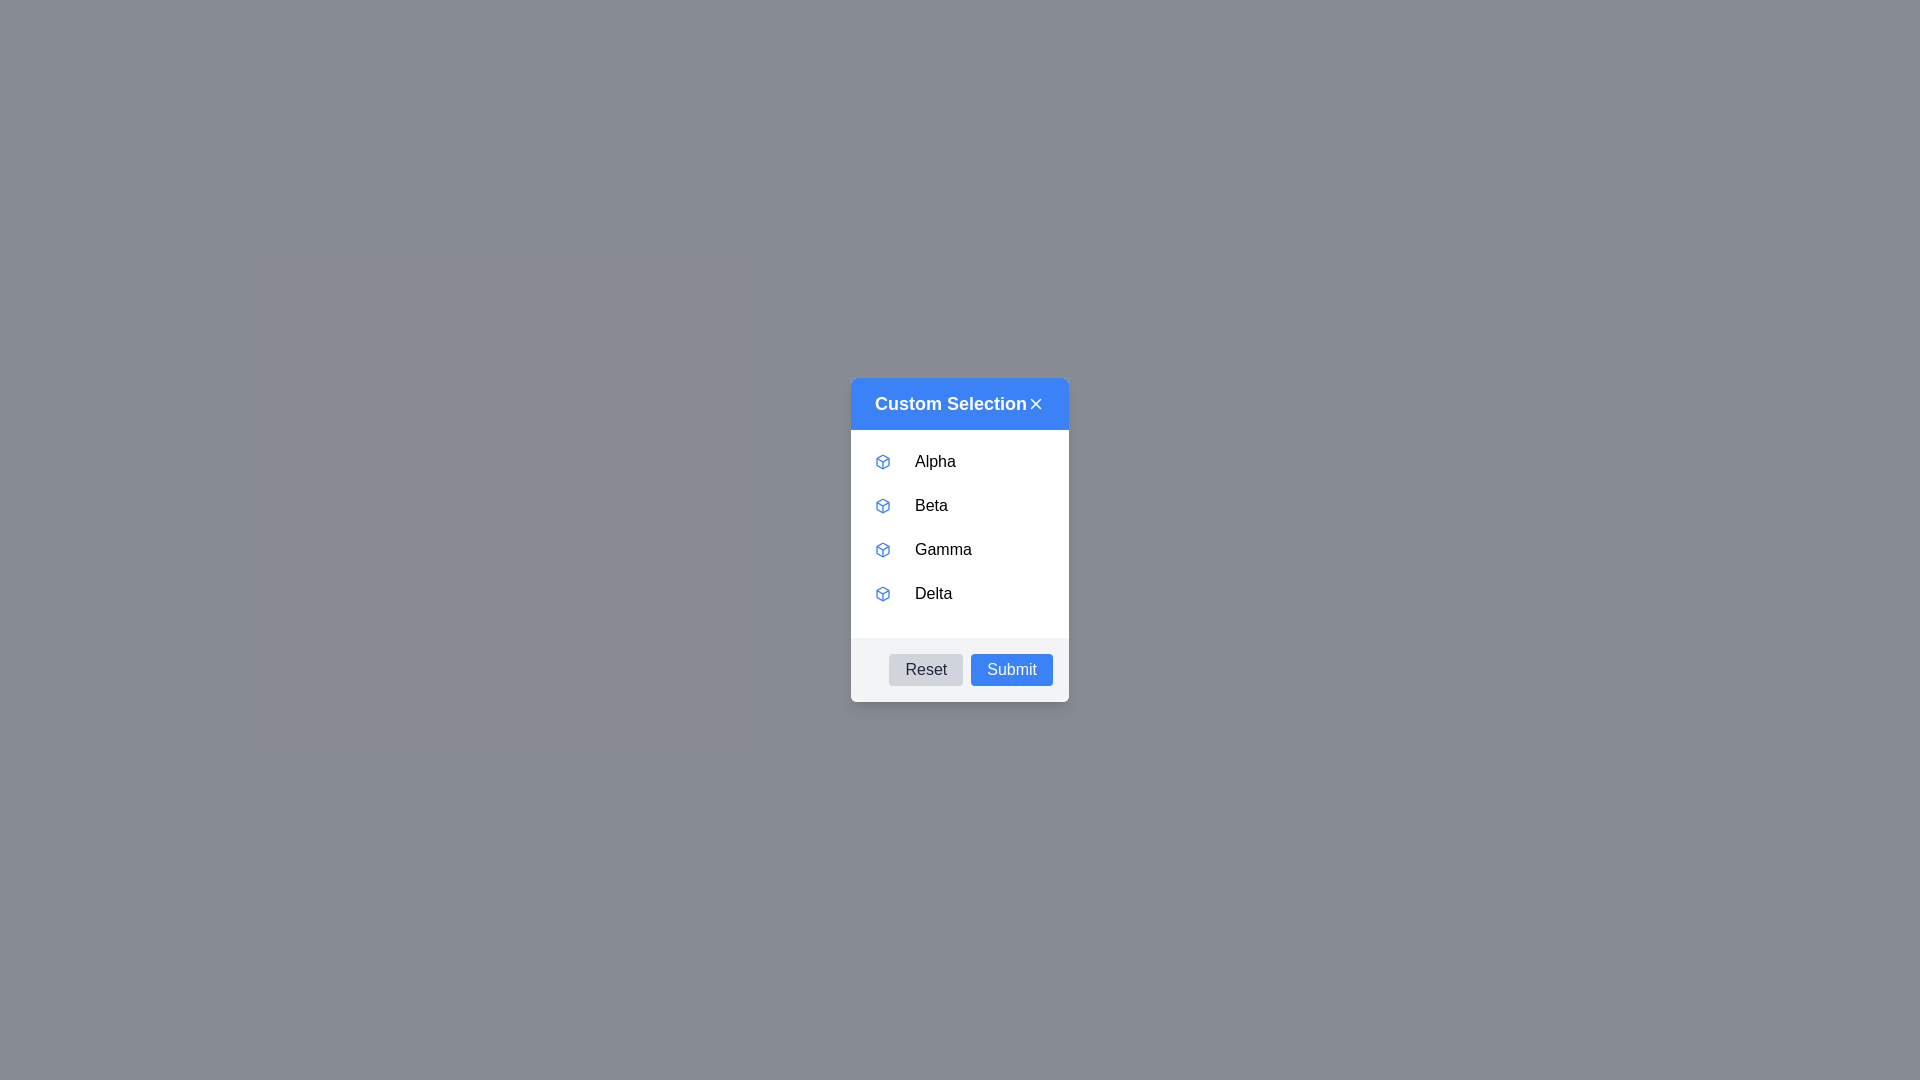 This screenshot has height=1080, width=1920. I want to click on the selectable option within the list labeled as the second item in the modal titled 'Custom Selection', located between 'Alpha' and 'Gamma', so click(960, 504).